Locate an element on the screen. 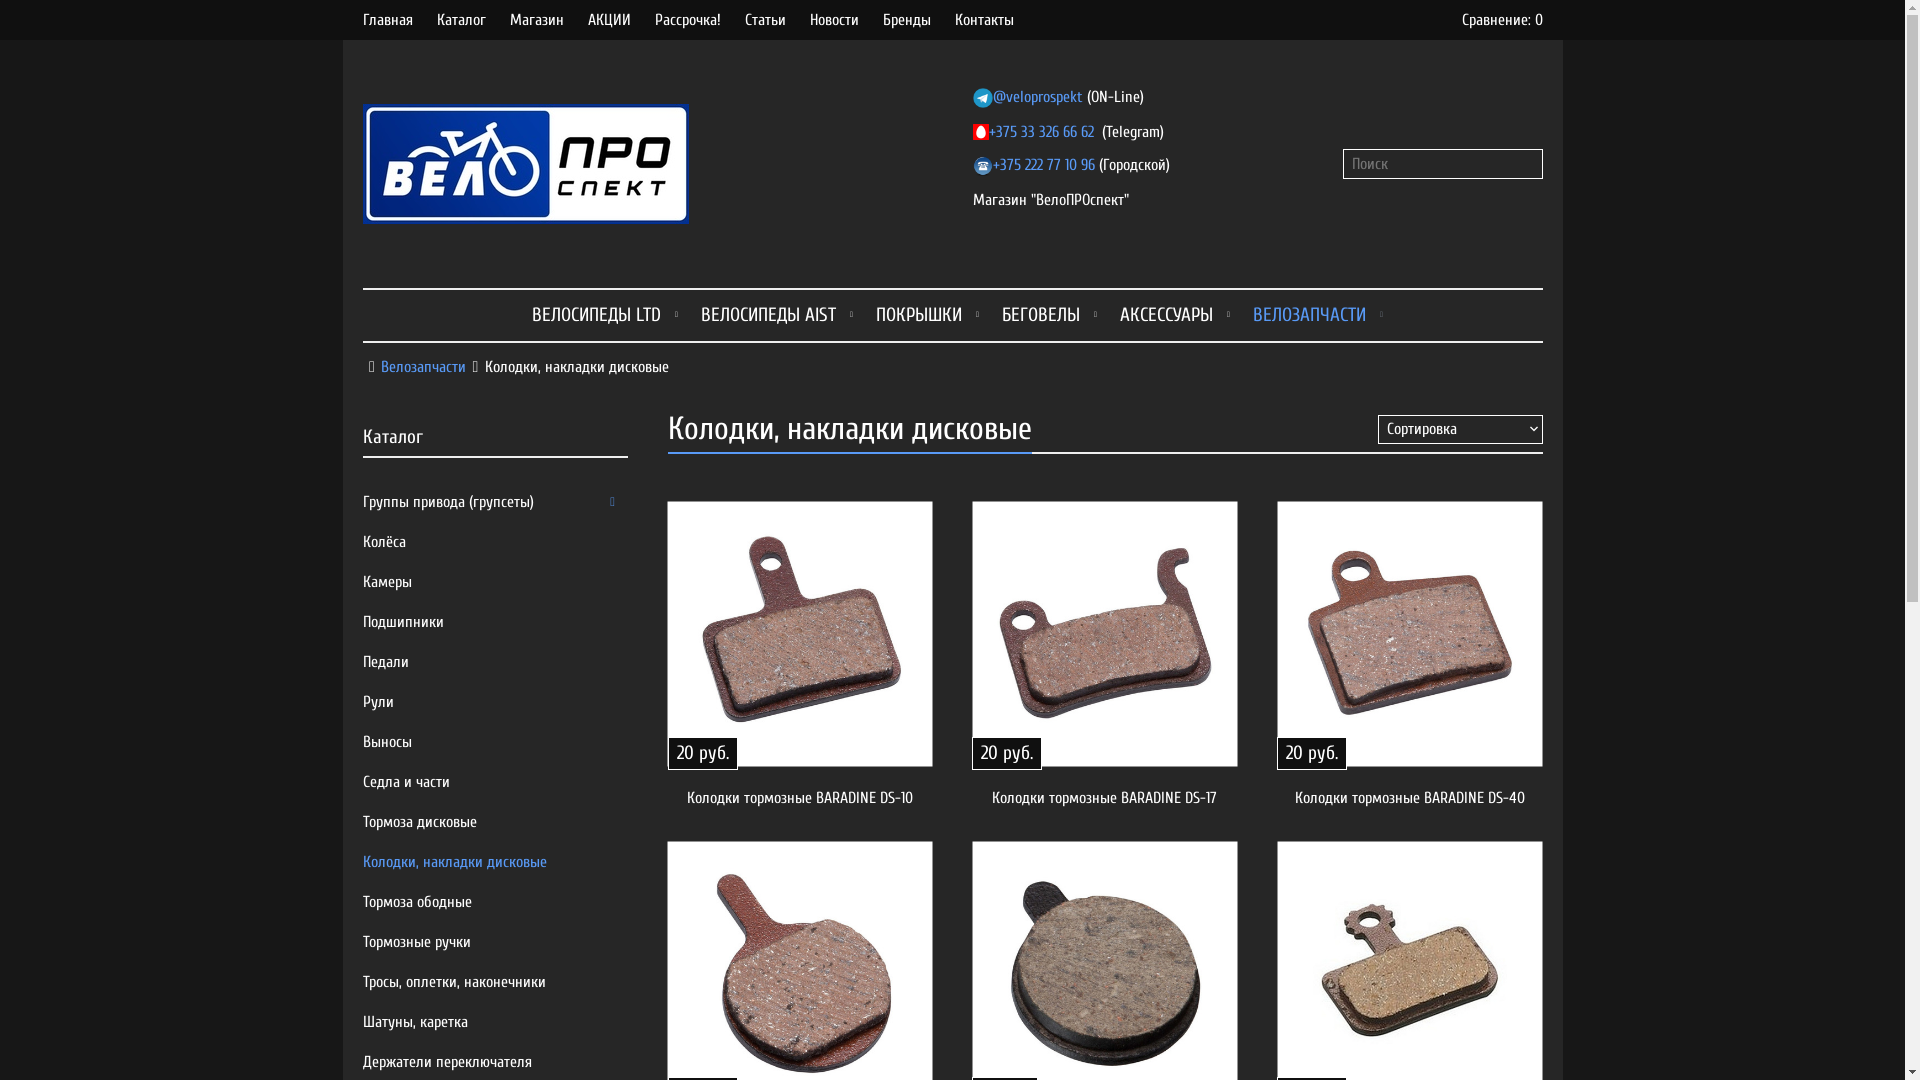  '@veloprospekt' is located at coordinates (1036, 96).